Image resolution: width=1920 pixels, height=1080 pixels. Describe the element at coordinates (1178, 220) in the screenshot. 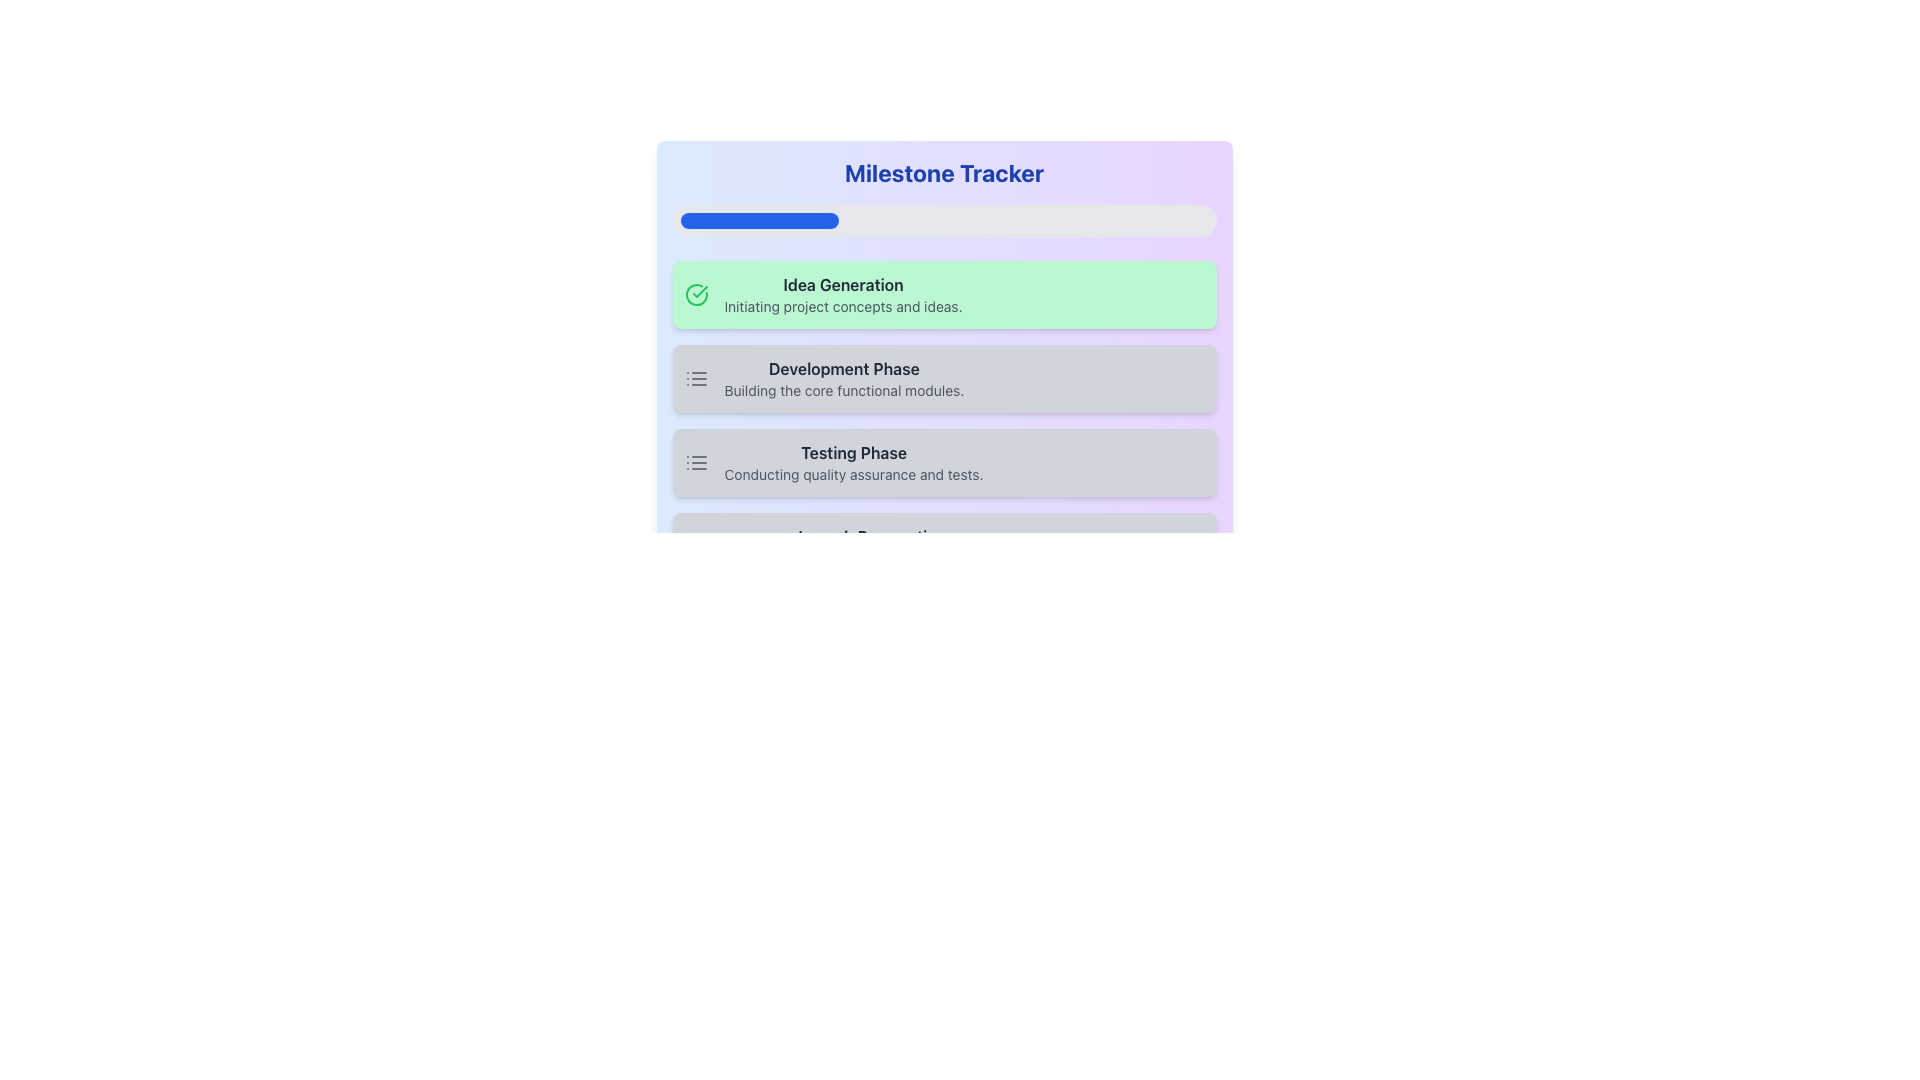

I see `the progress bar` at that location.